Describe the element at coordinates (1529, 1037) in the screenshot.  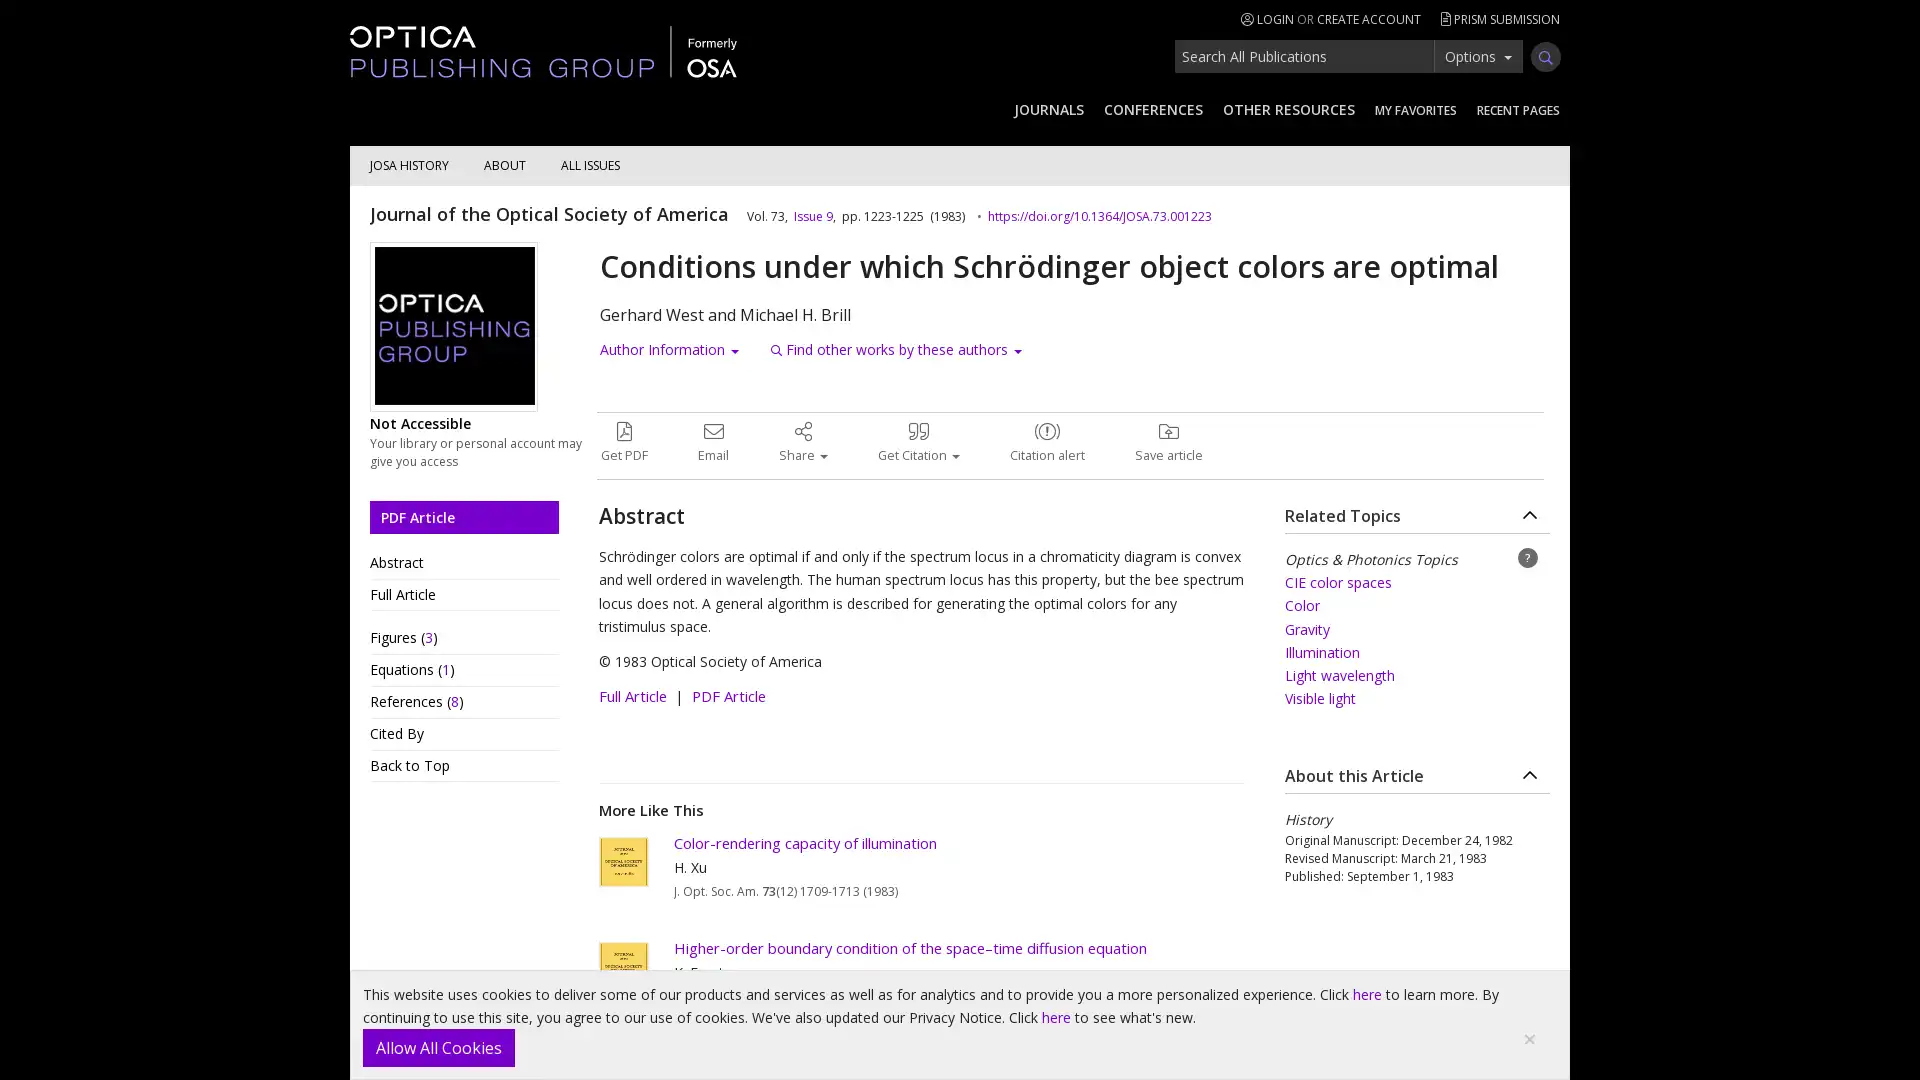
I see `close` at that location.